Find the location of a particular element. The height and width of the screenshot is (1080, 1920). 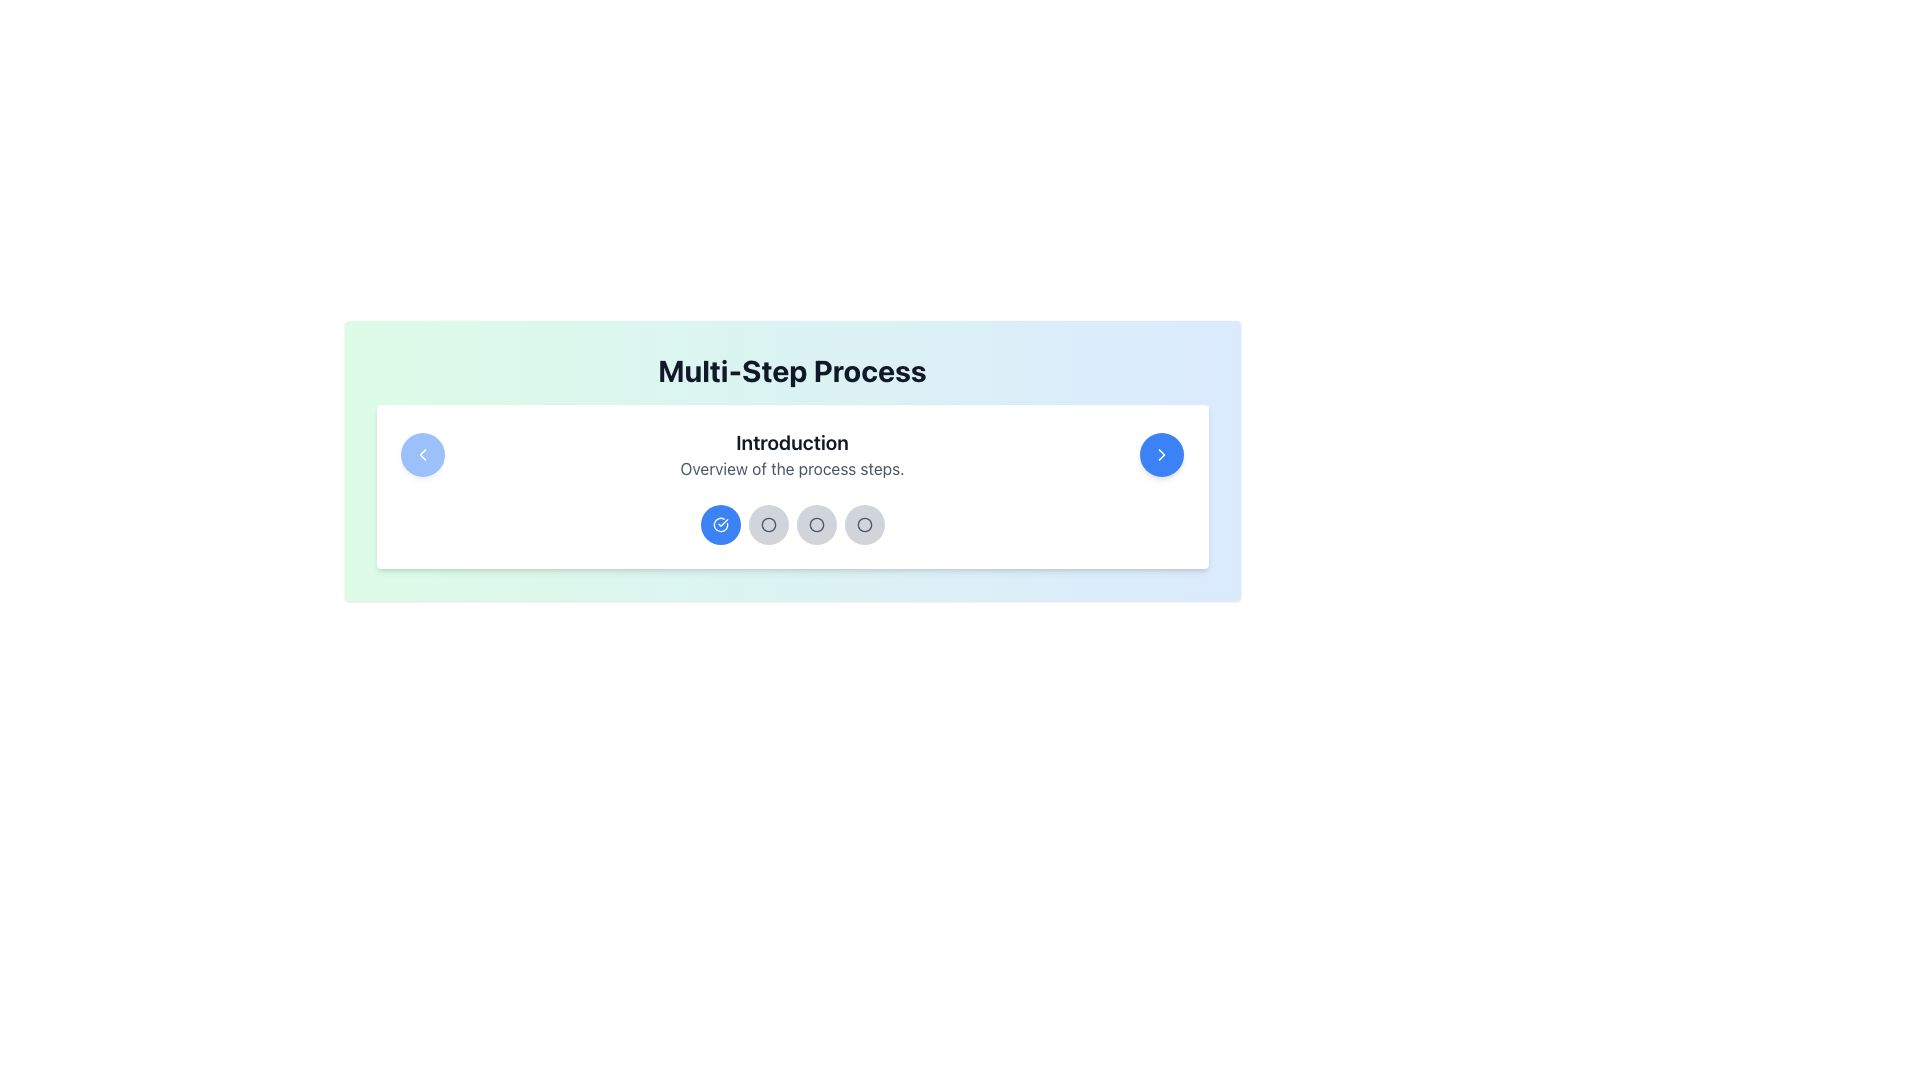

the second circular button with a grey stroke and no fill color, located in the lower section of the card displaying the 'Introduction' heading is located at coordinates (864, 523).